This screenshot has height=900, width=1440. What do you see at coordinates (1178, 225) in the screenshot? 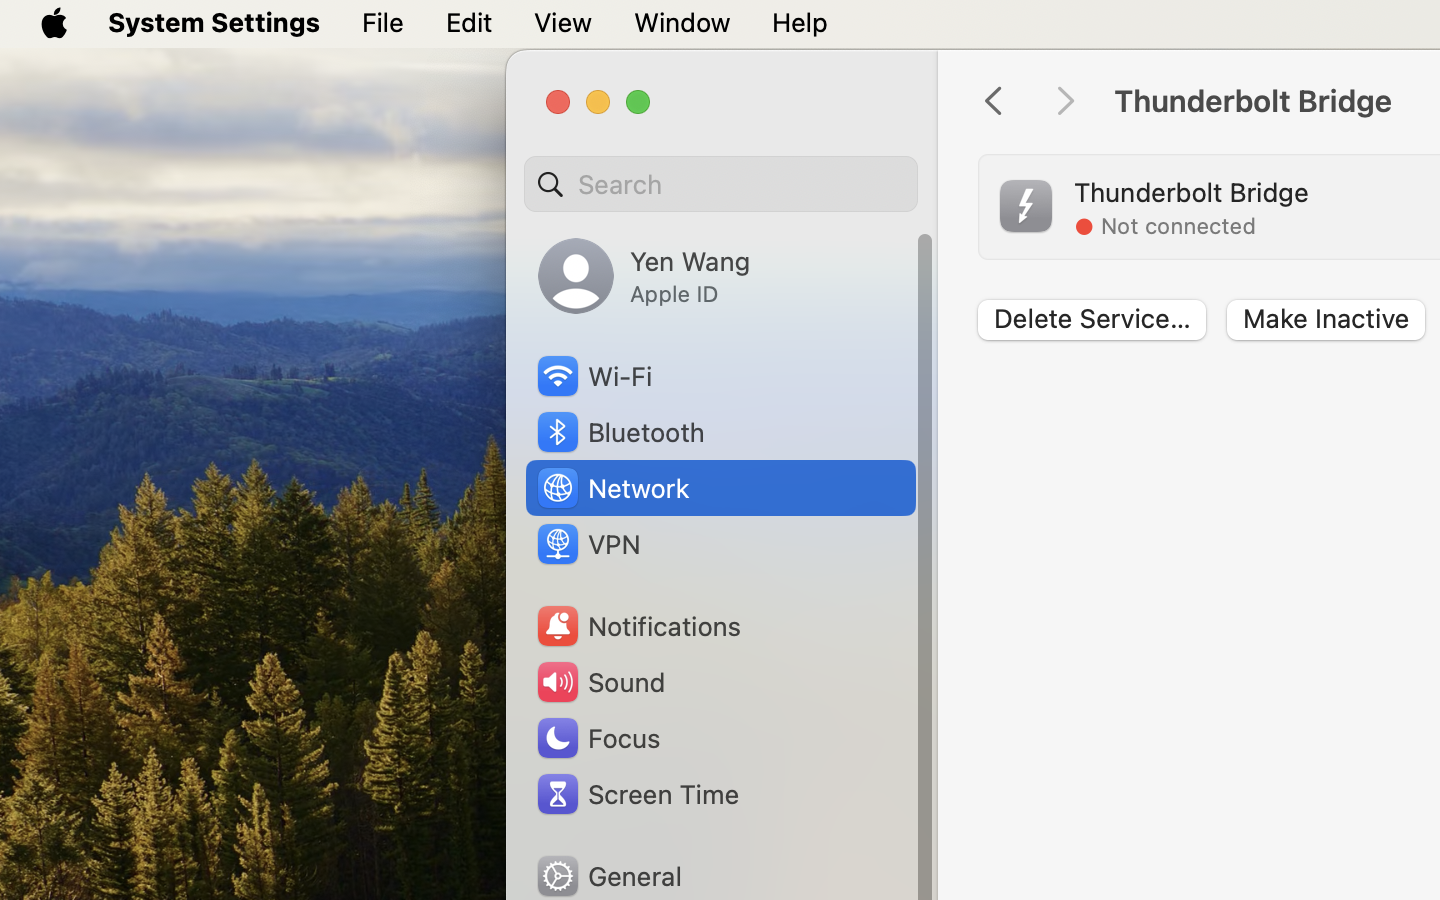
I see `'Not connected'` at bounding box center [1178, 225].